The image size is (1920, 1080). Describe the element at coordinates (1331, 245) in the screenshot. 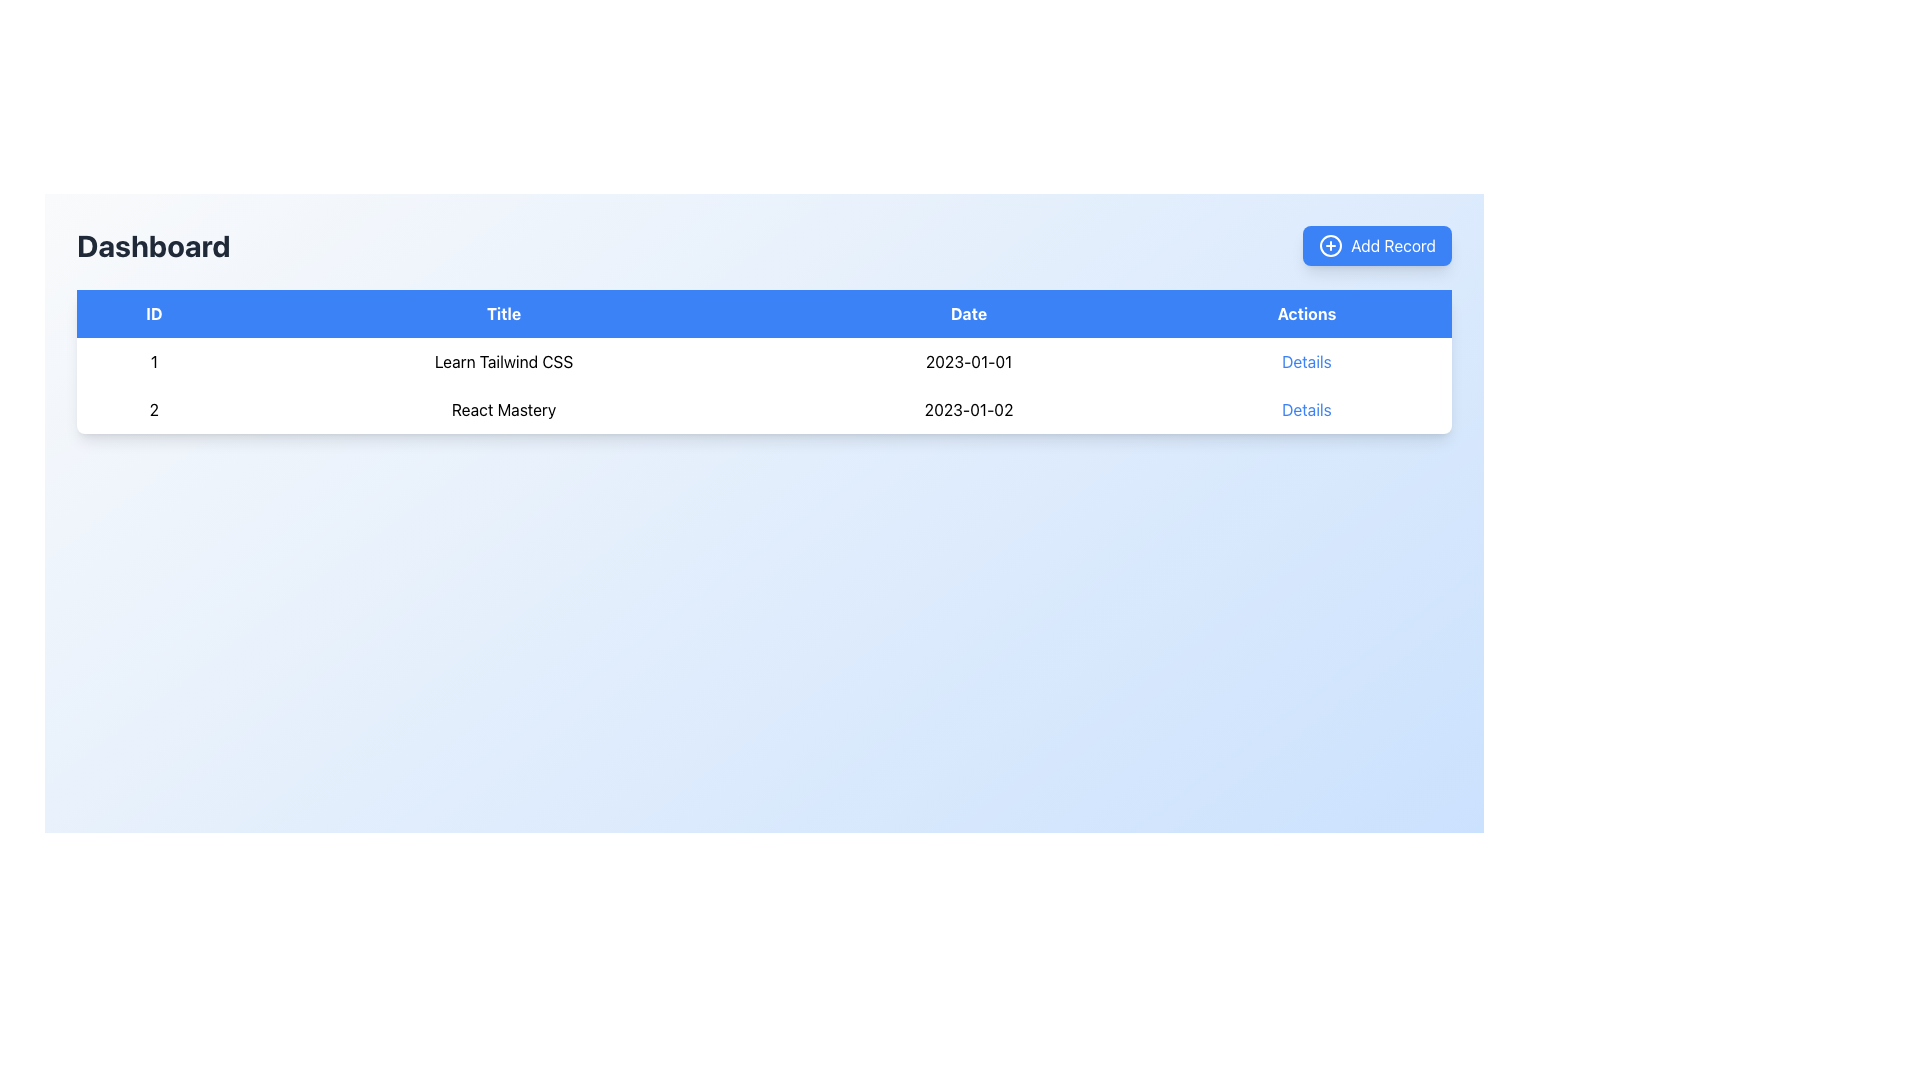

I see `the circular icon with a light border featuring a white '-' and '+' marking, located within the blue 'Add Record' button in the upper right corner of the layout` at that location.